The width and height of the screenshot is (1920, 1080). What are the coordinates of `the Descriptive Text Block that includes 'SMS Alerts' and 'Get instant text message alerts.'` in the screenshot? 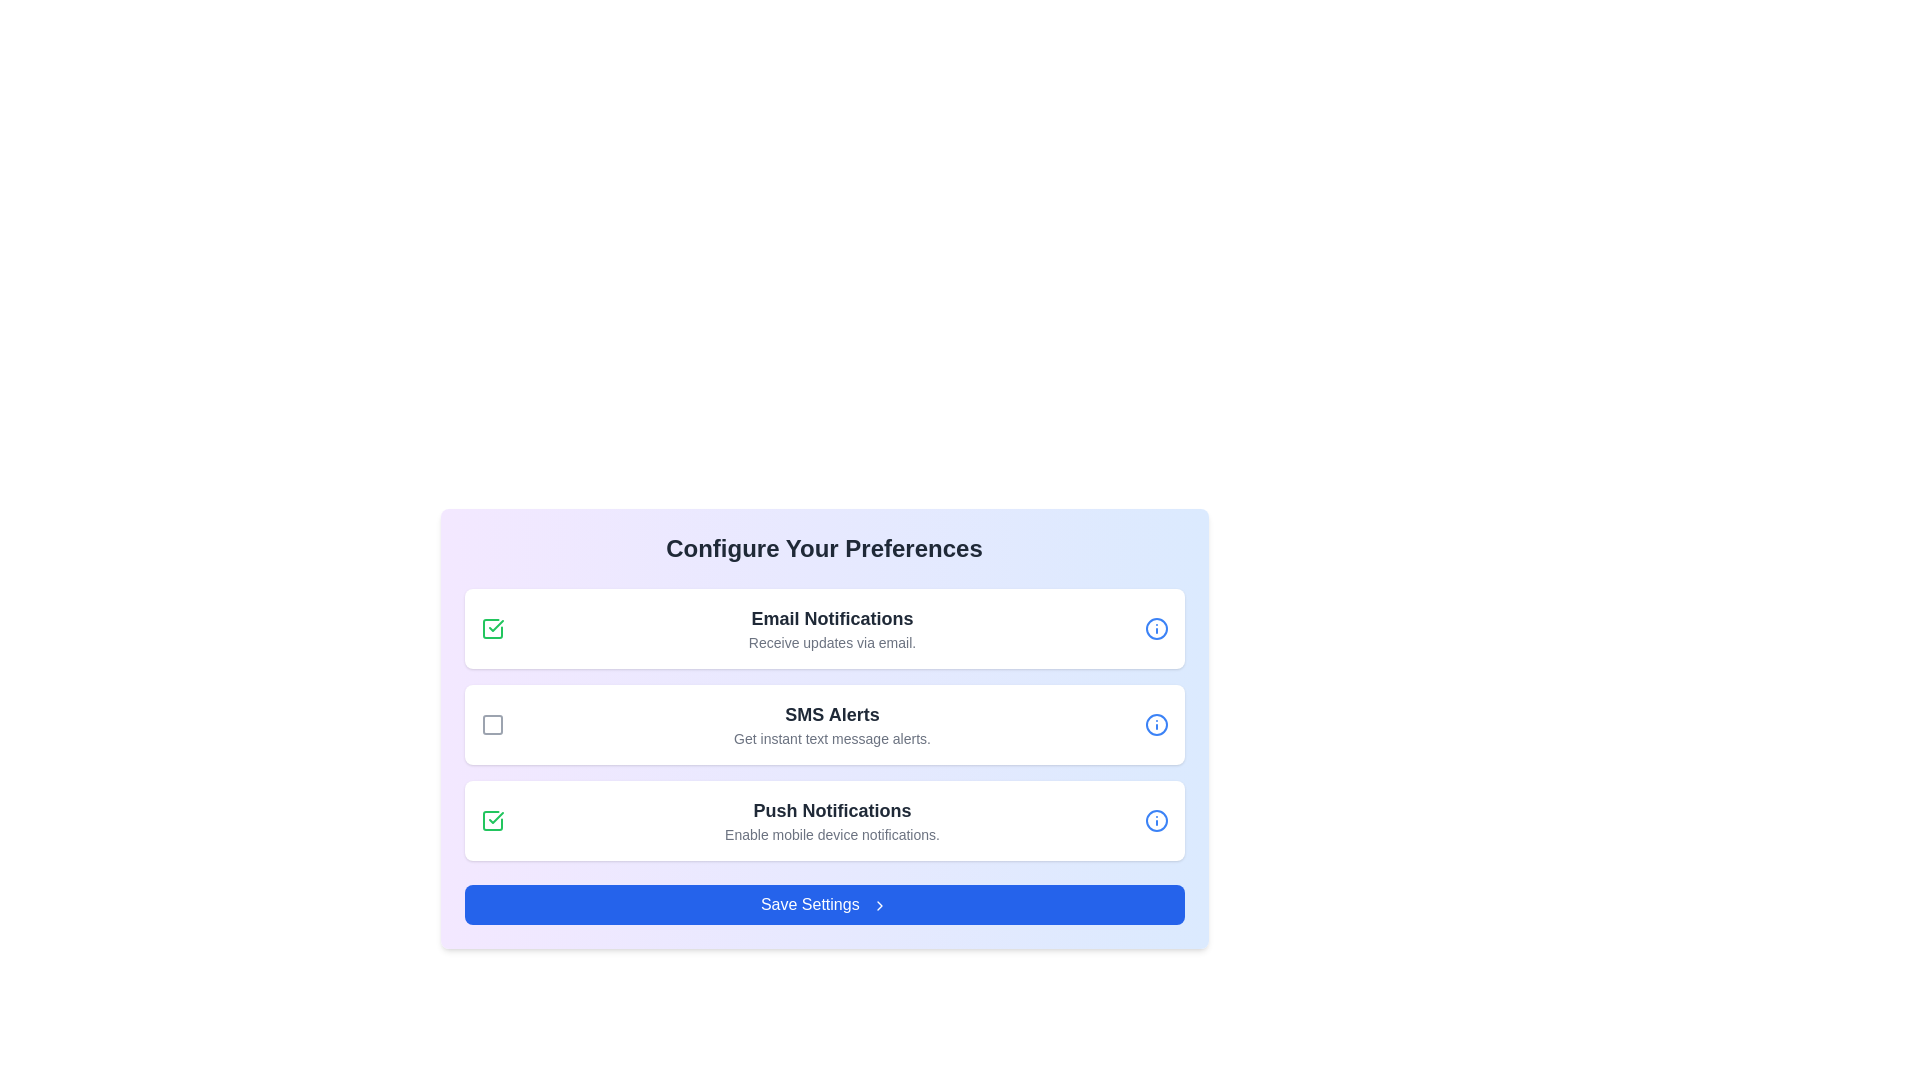 It's located at (832, 725).